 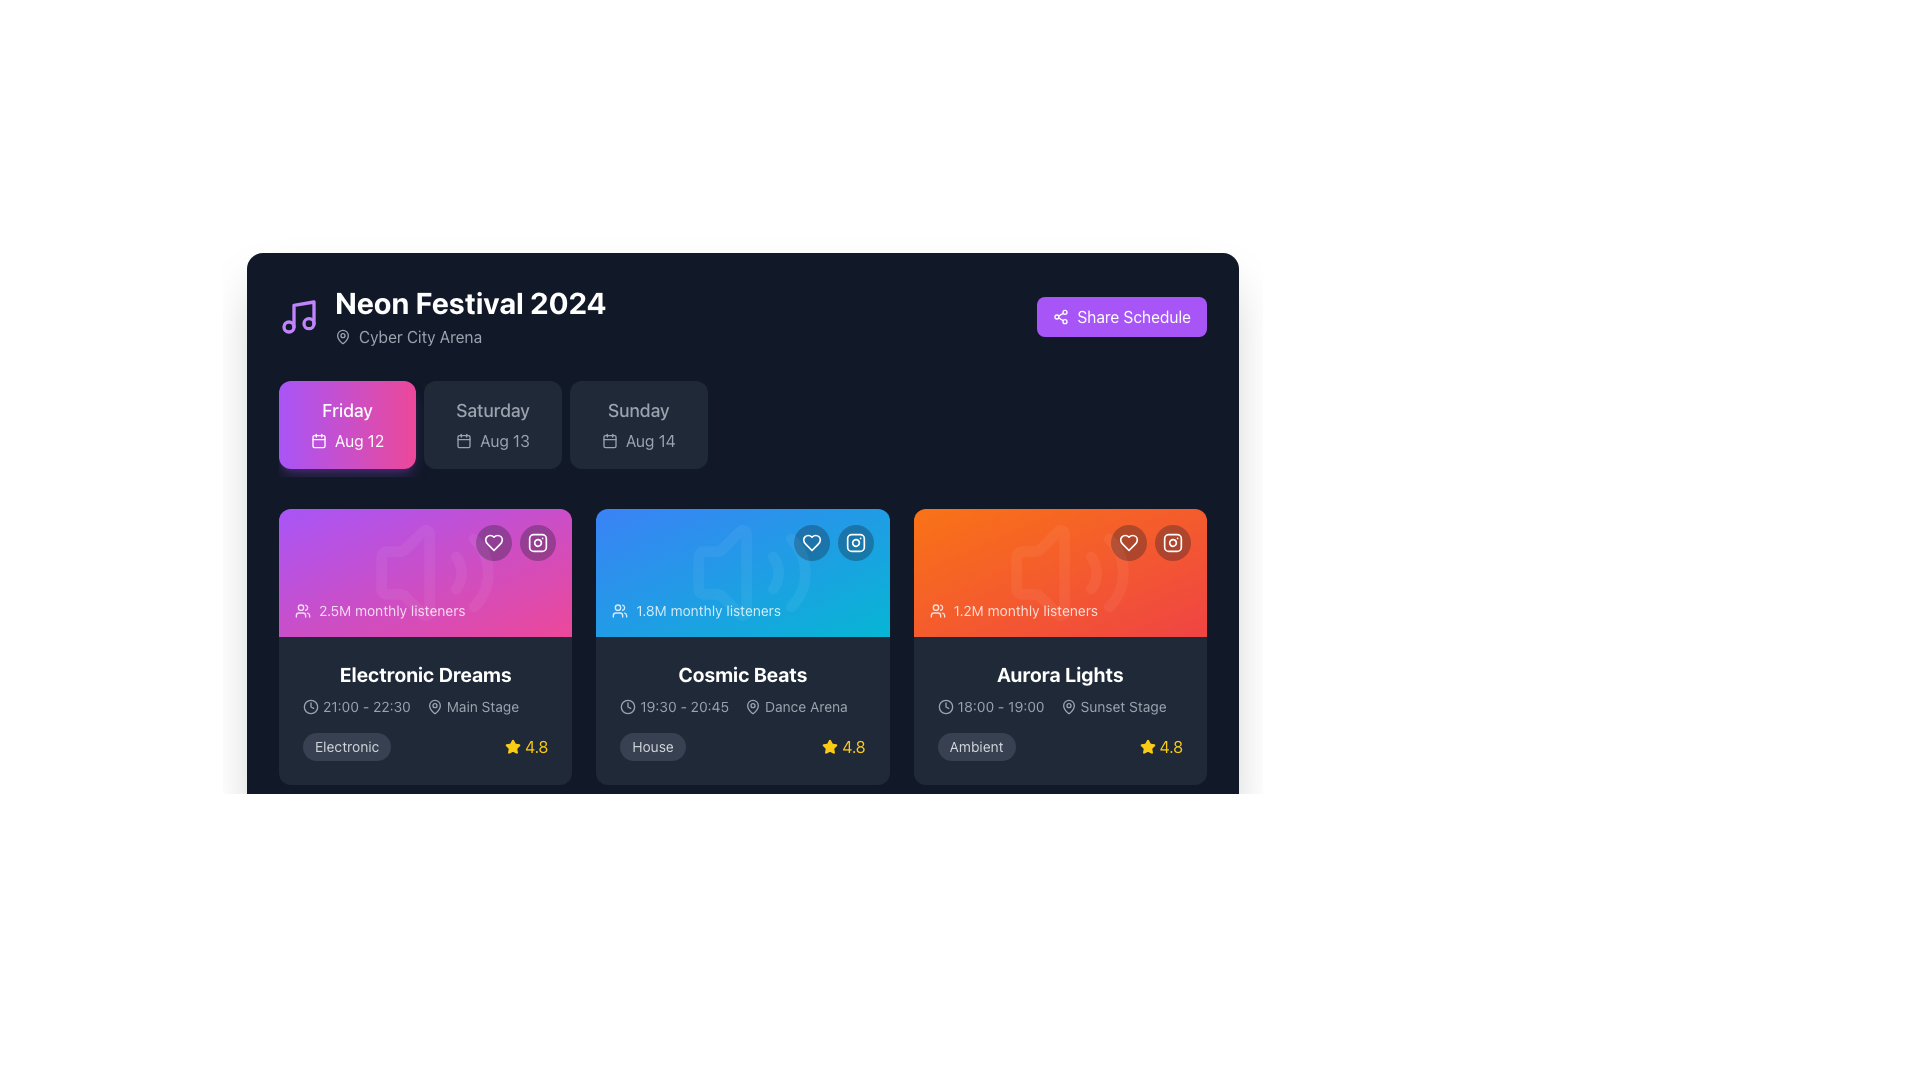 I want to click on the heart icon located at the top-right corner of the 'Electronic Dreams' card to like or favorite it, so click(x=494, y=543).